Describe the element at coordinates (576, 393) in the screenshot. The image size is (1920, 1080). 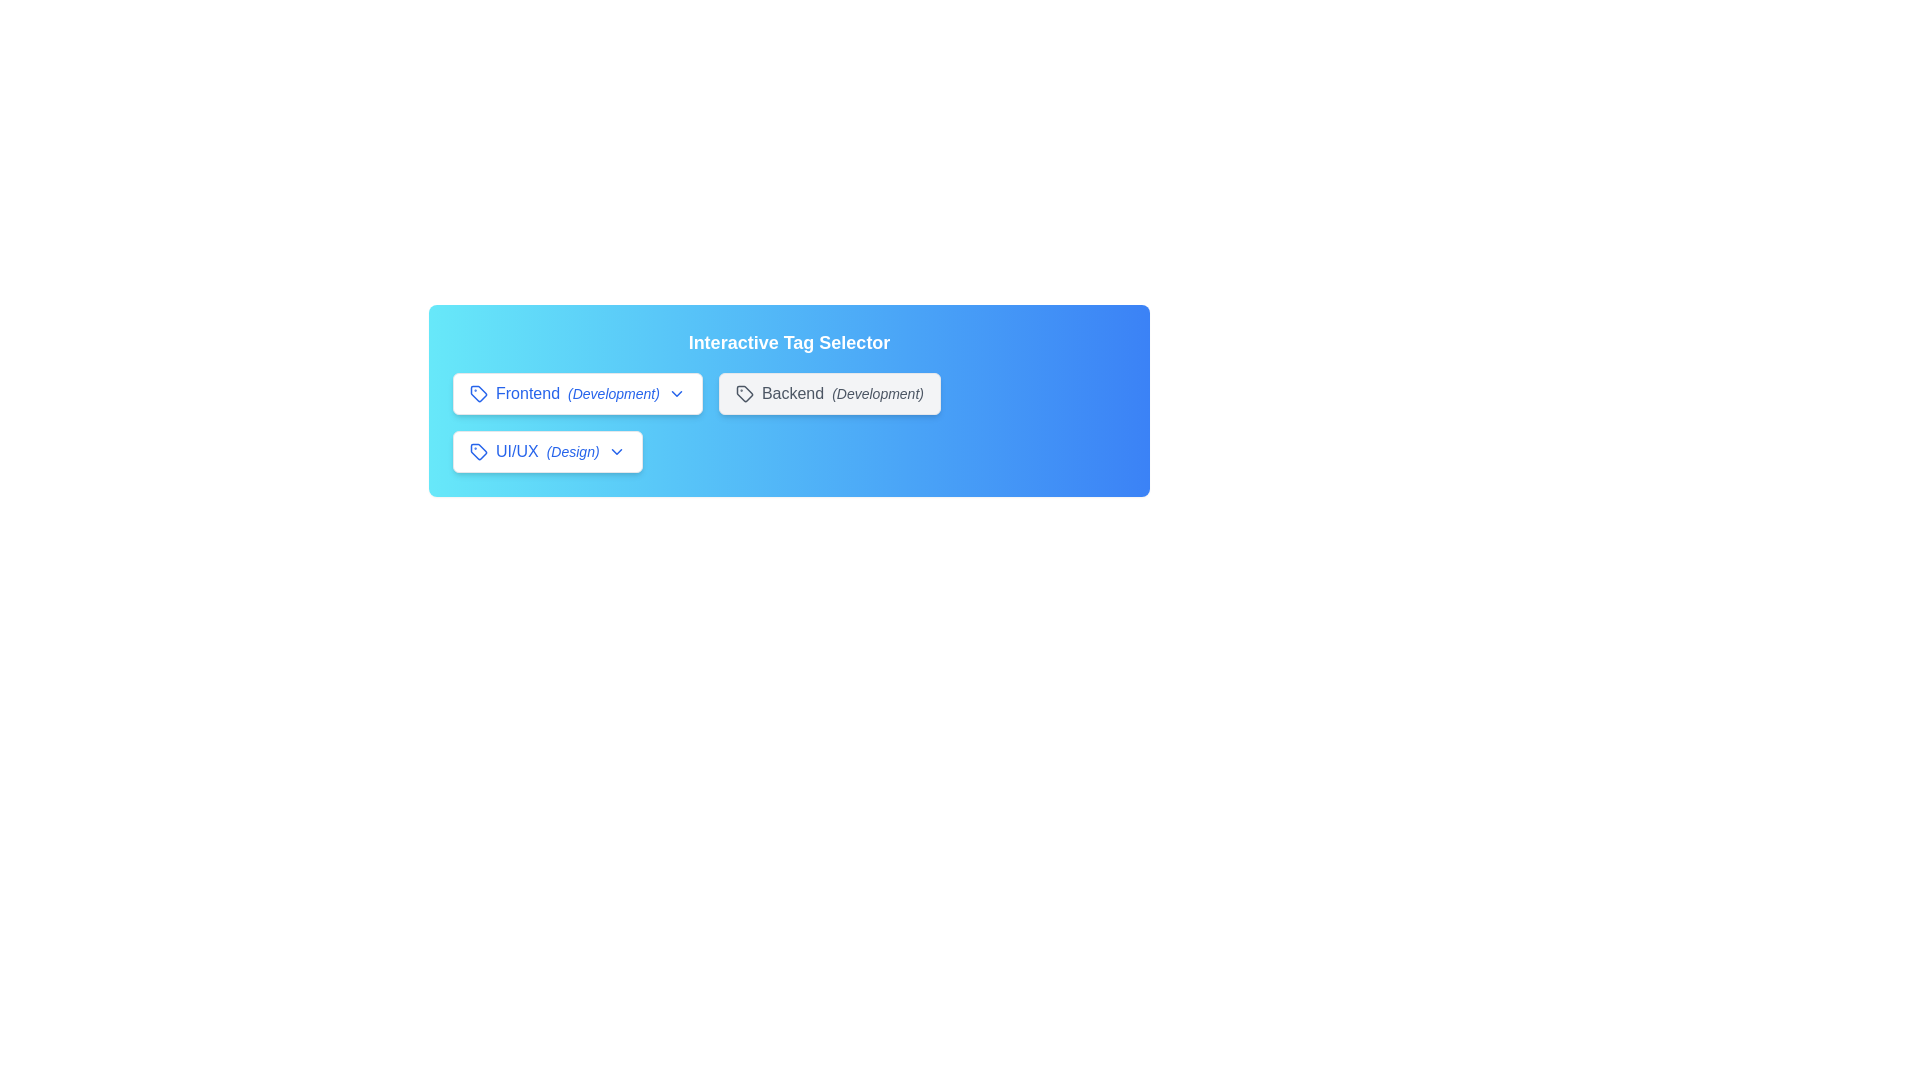
I see `the tag Frontend` at that location.